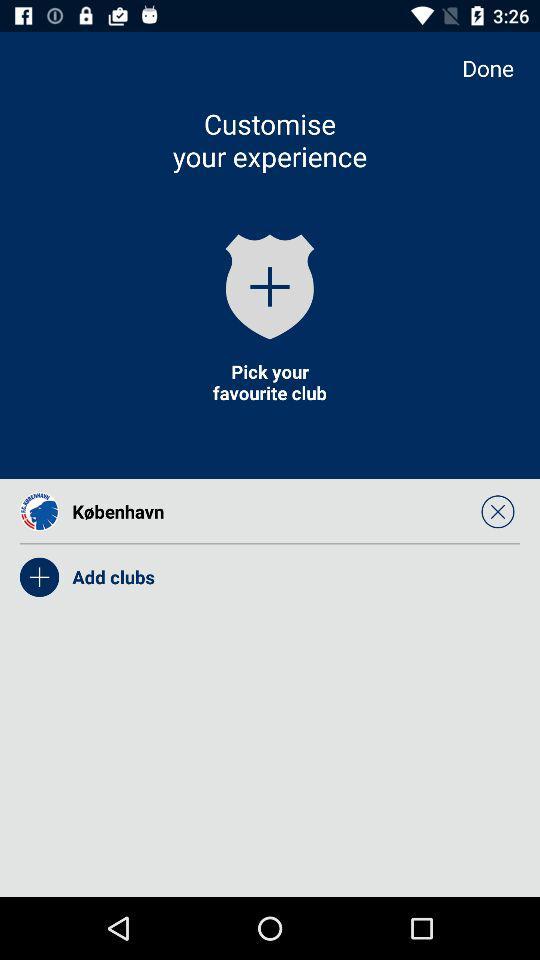  What do you see at coordinates (496, 510) in the screenshot?
I see `the icon on the right` at bounding box center [496, 510].